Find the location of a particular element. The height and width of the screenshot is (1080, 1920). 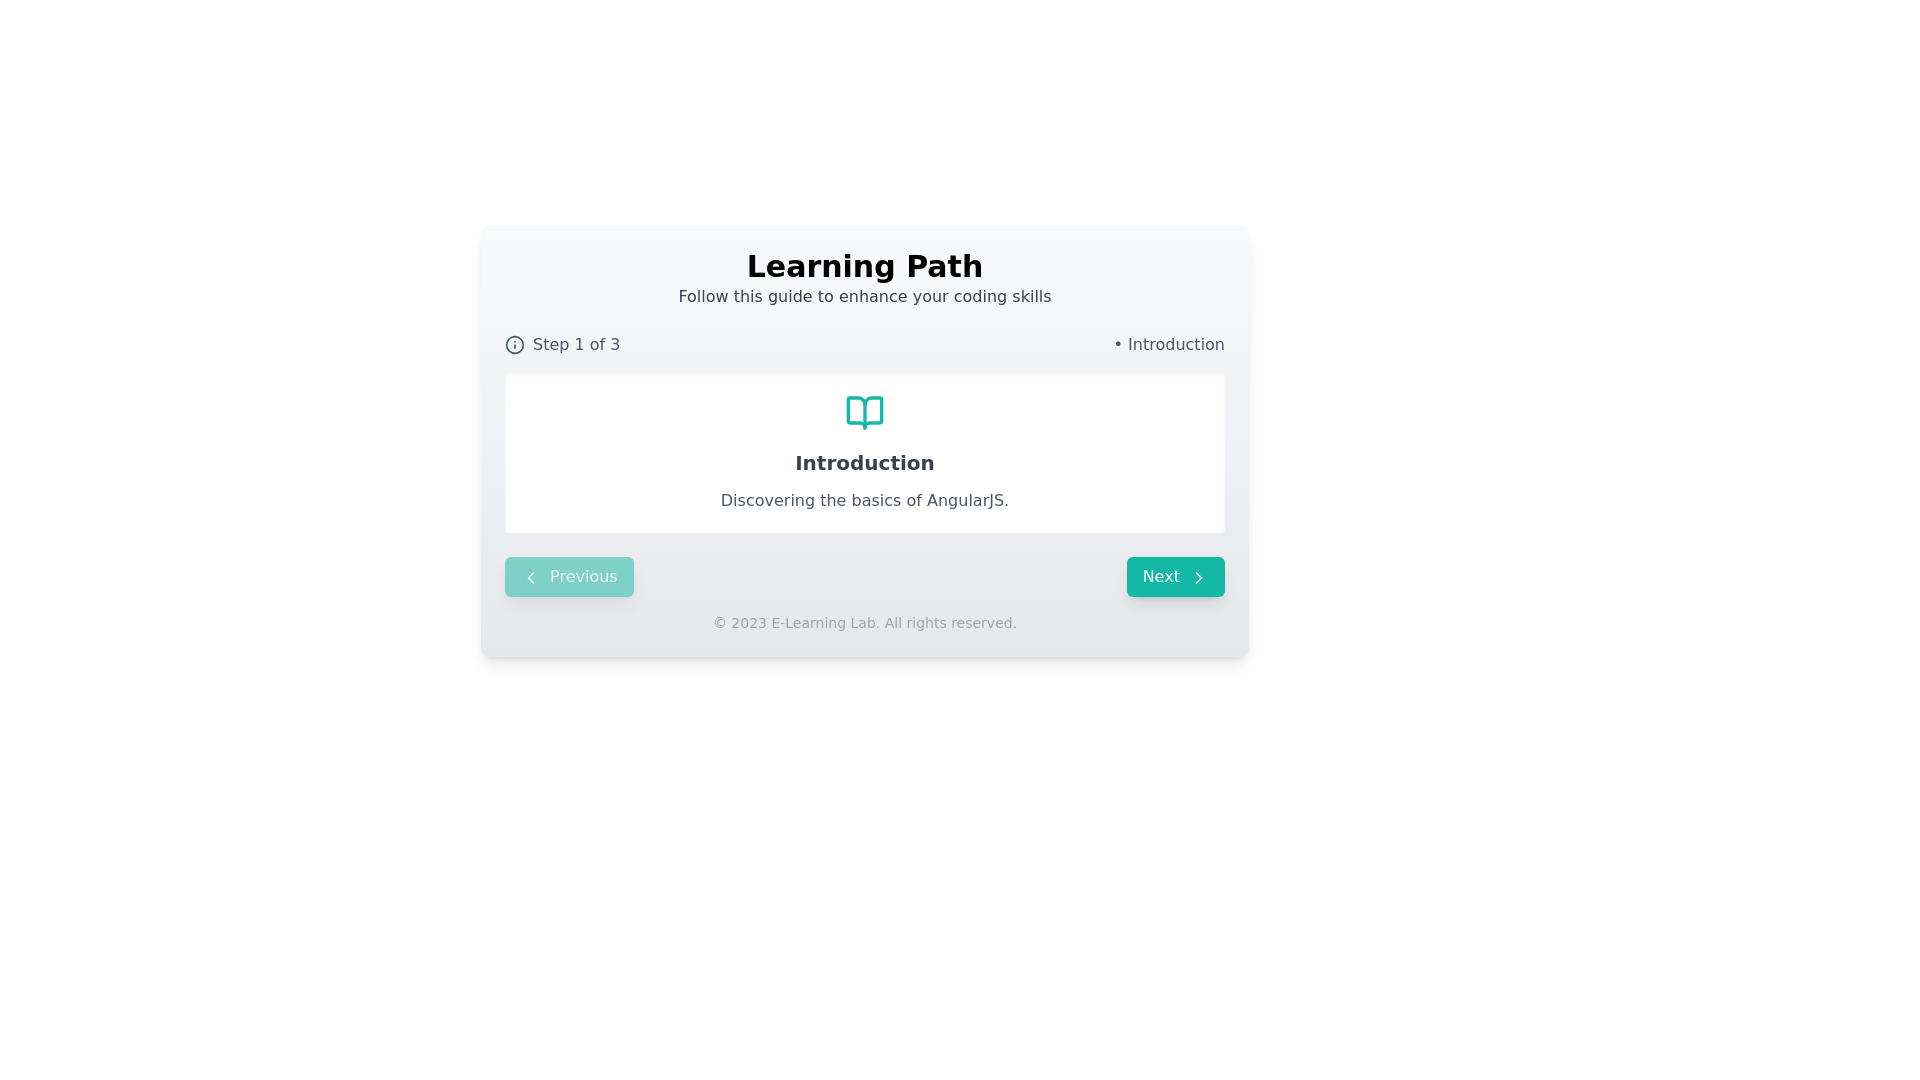

the chevron arrow icon located within the 'Next' button at the bottom-right corner of the card section is located at coordinates (1199, 577).